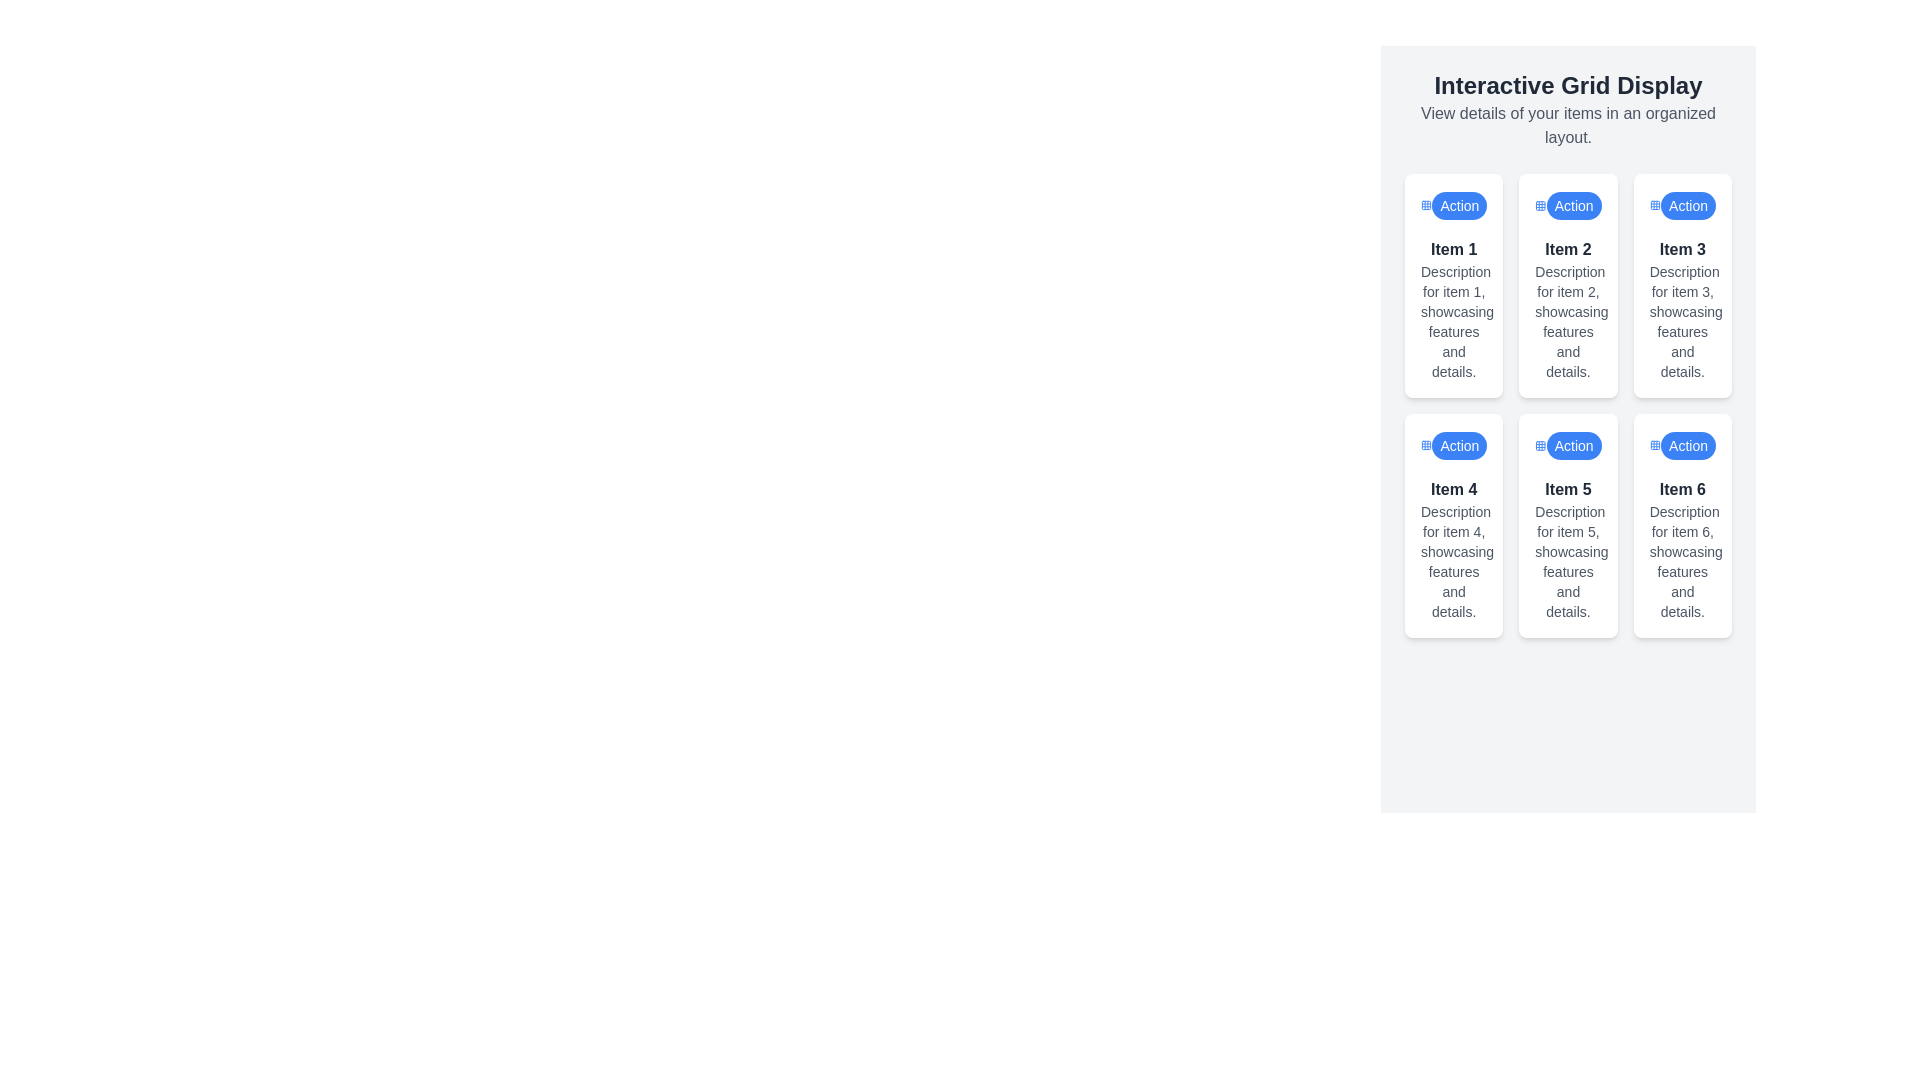  What do you see at coordinates (1425, 205) in the screenshot?
I see `the small grid icon located to the left of the 'Action' text inside the button for 'Item 1'. This icon features a 3x3 grid pattern with blue accent coloring, indicating its association with an action or menu` at bounding box center [1425, 205].